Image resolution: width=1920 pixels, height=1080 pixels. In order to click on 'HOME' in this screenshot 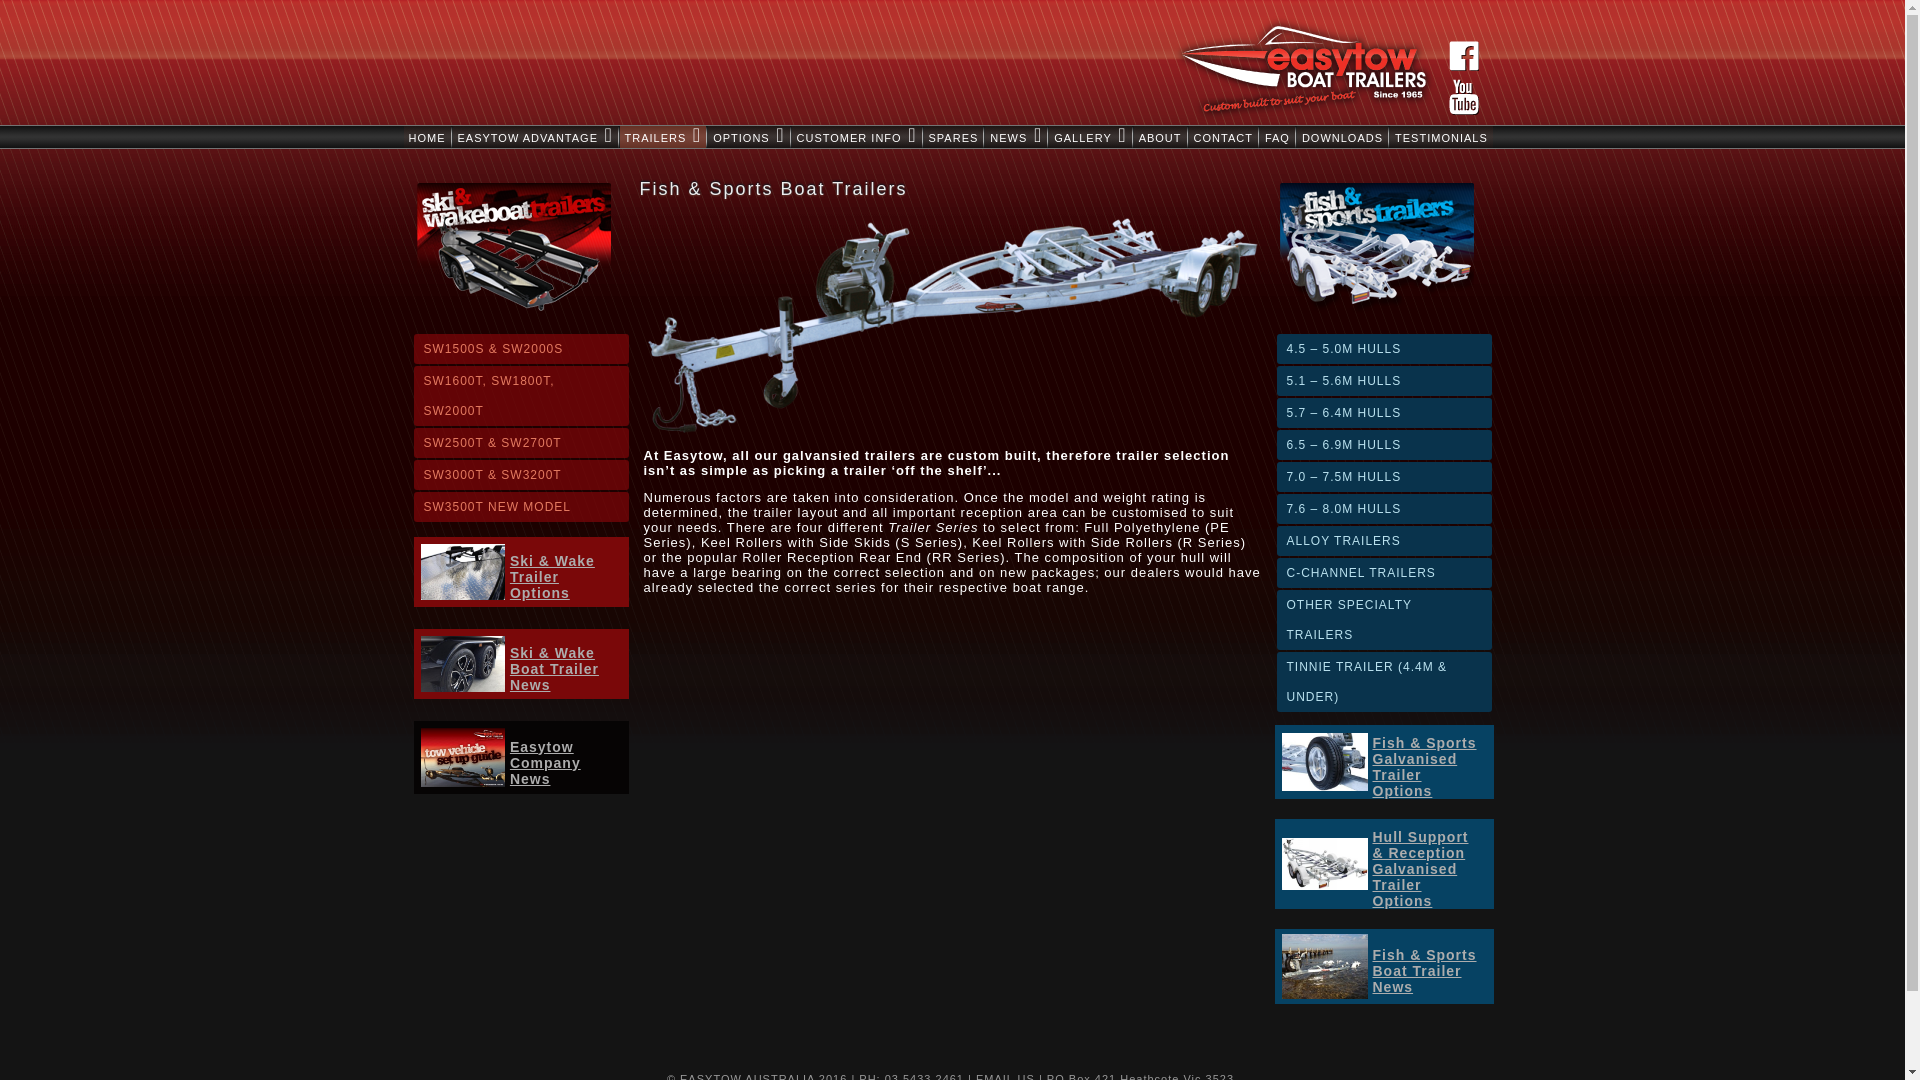, I will do `click(426, 136)`.